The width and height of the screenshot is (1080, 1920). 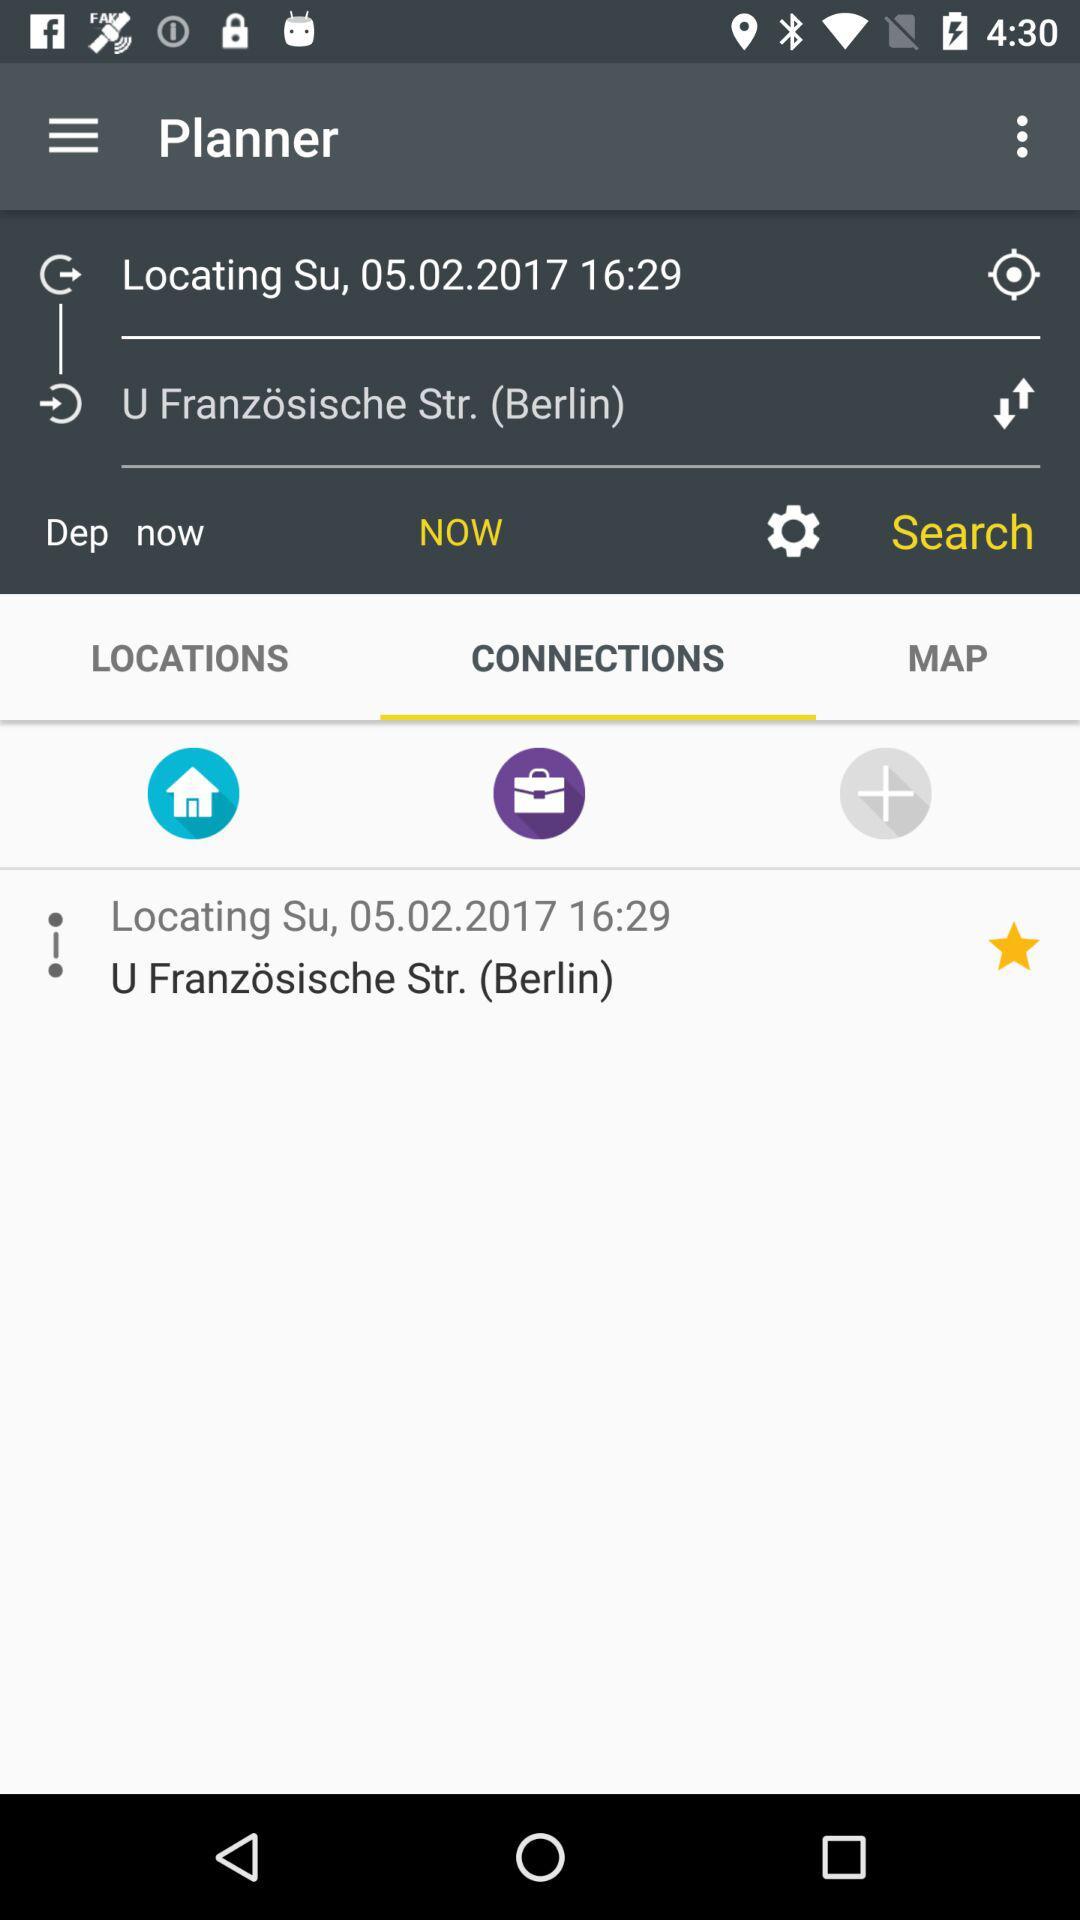 I want to click on the location_crosshair icon, so click(x=1027, y=261).